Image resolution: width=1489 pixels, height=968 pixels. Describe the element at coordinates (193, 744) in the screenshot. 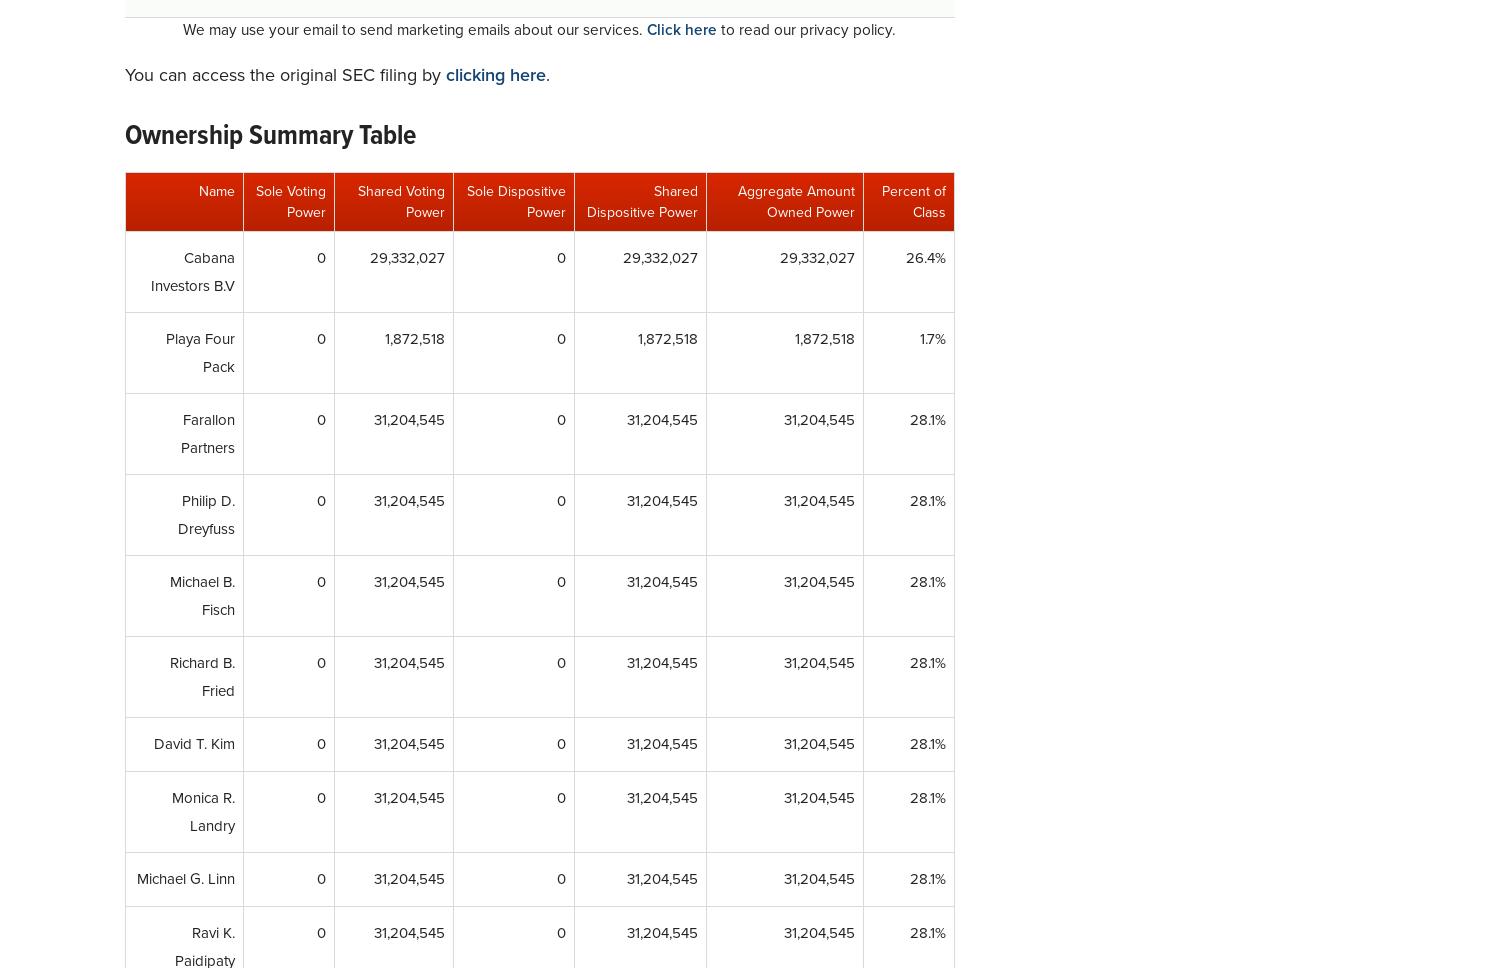

I see `'David T. Kim'` at that location.